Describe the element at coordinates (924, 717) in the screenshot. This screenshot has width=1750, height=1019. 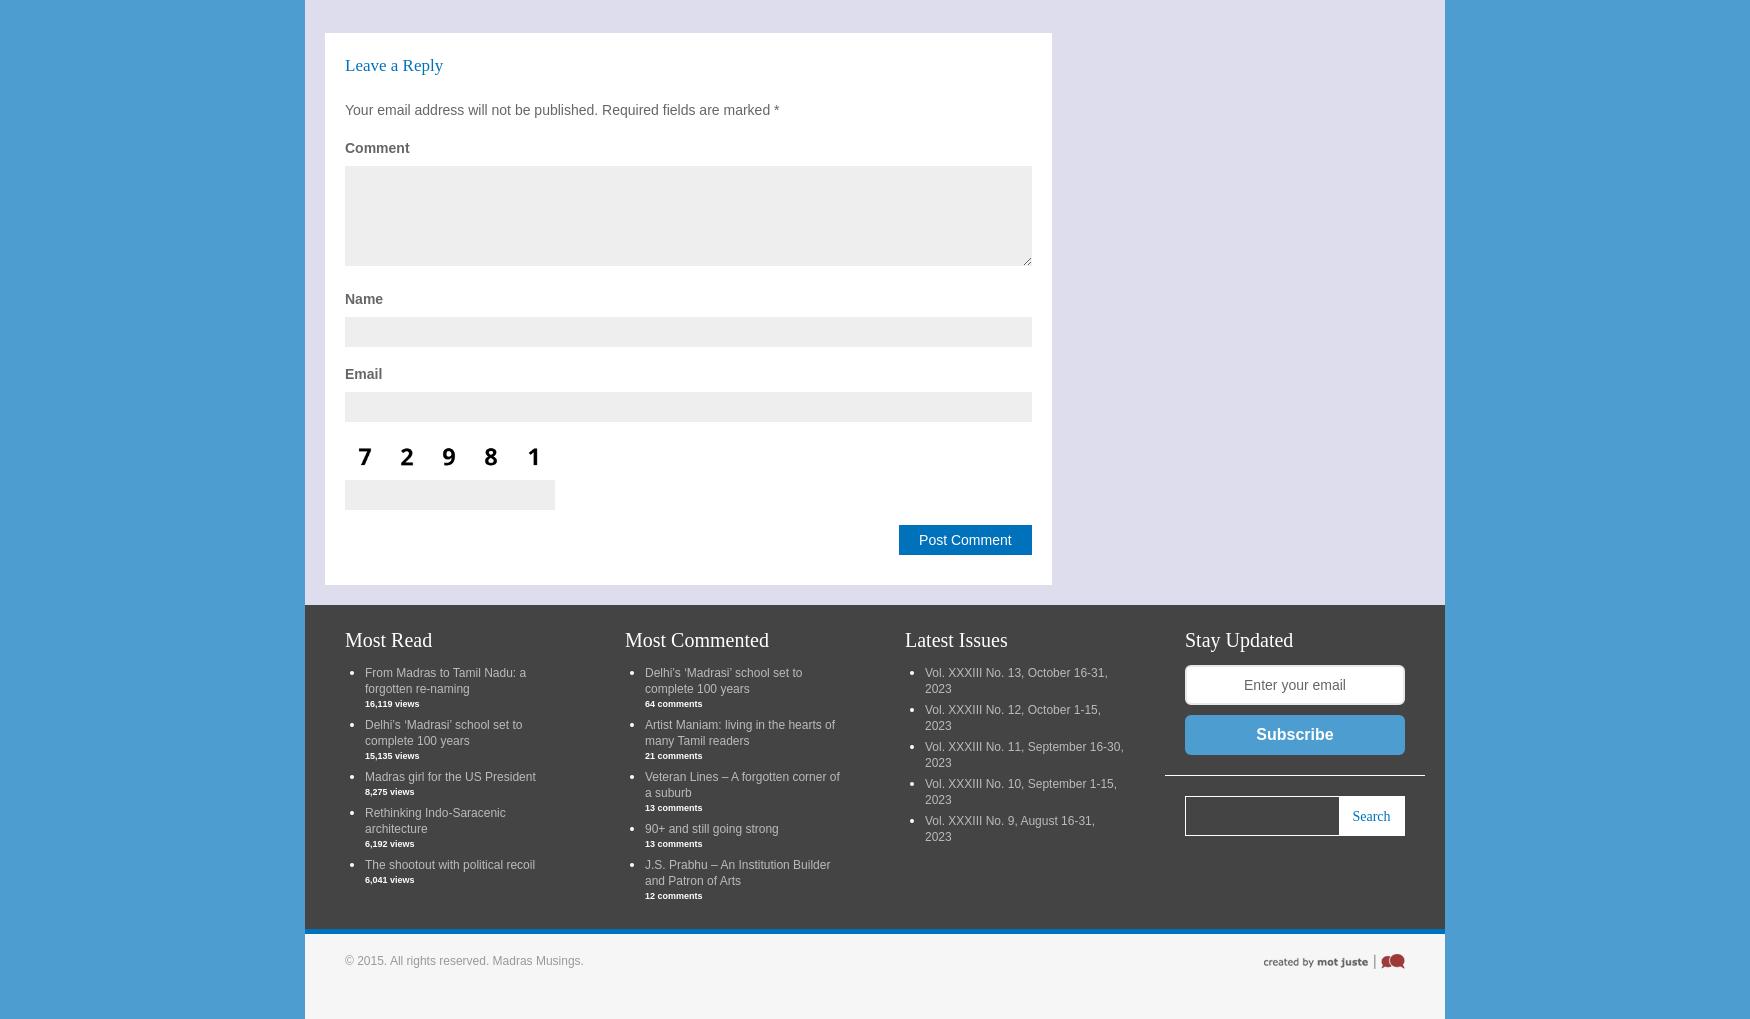
I see `'Vol. XXXIII No. 12, October 1-15, 2023'` at that location.